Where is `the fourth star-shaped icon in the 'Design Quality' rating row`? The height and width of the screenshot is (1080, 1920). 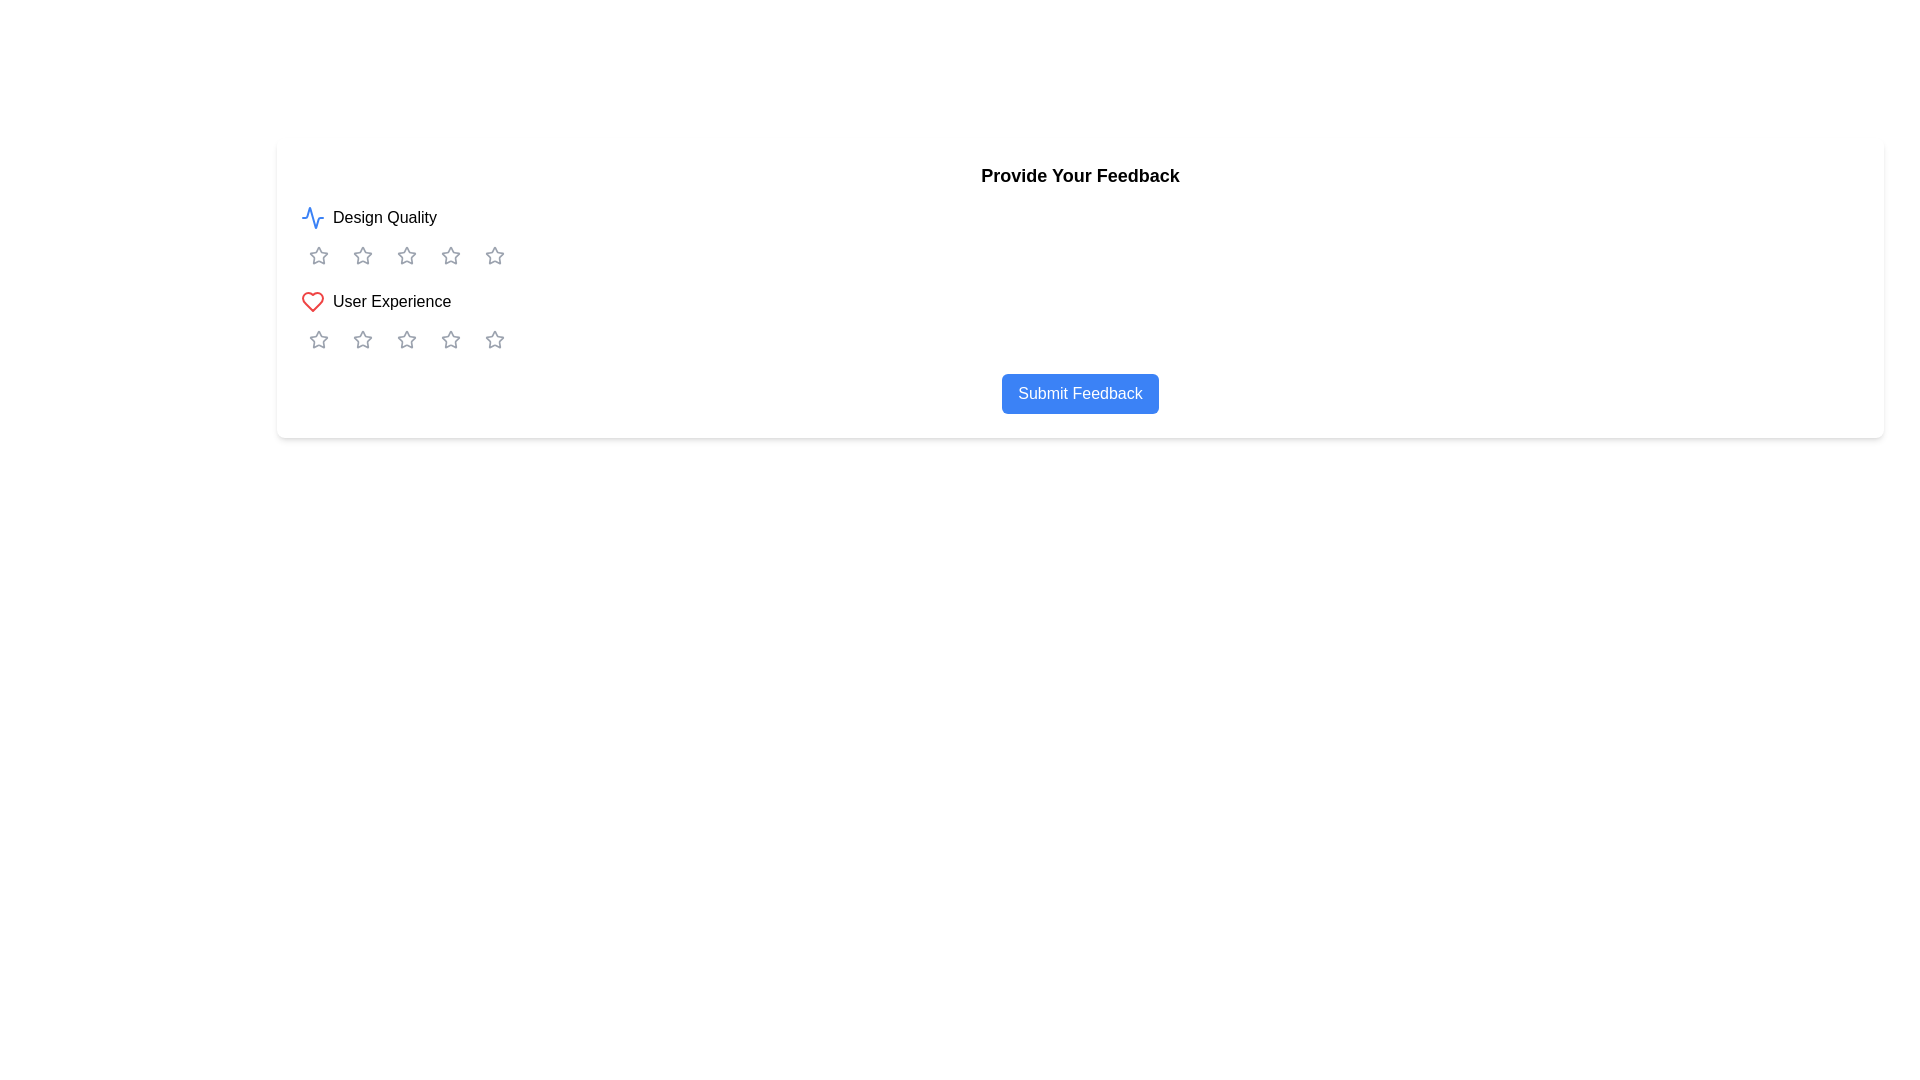 the fourth star-shaped icon in the 'Design Quality' rating row is located at coordinates (450, 254).